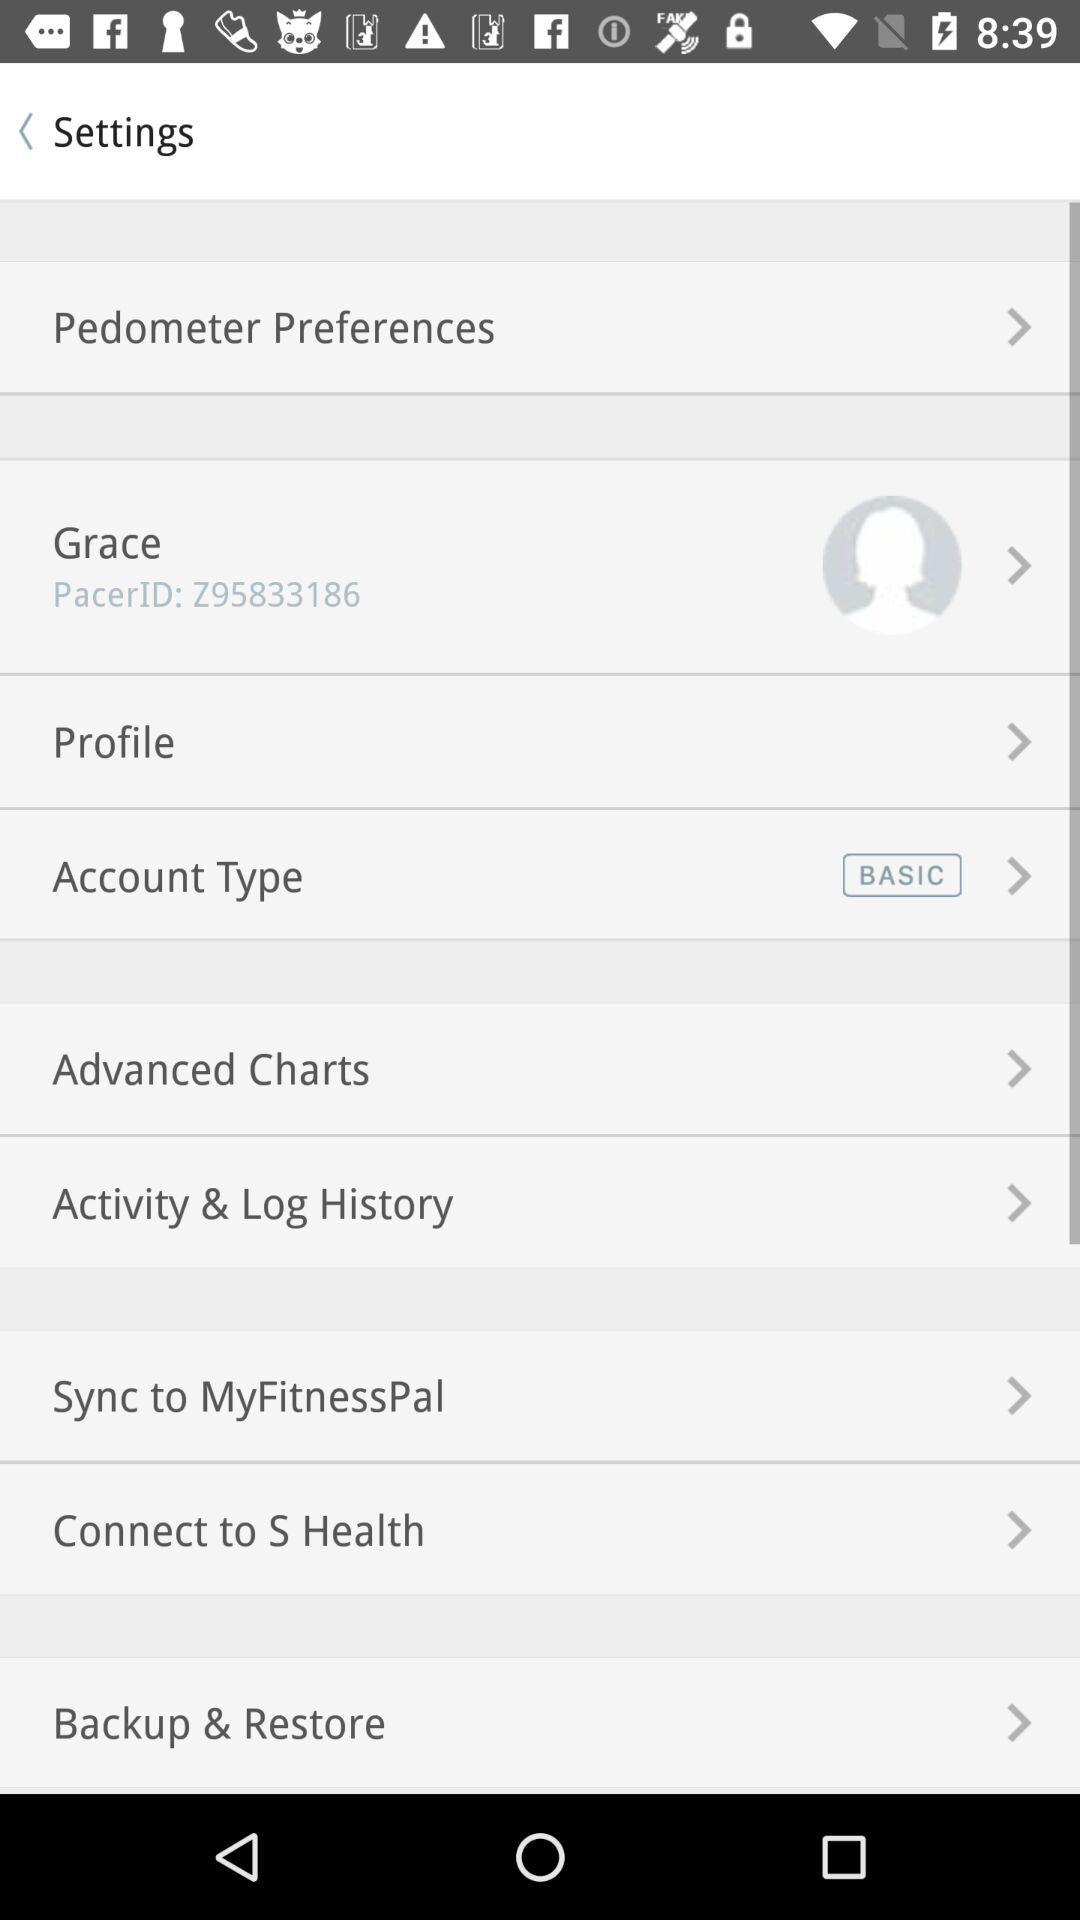 Image resolution: width=1080 pixels, height=1920 pixels. What do you see at coordinates (246, 326) in the screenshot?
I see `the pedometer preferences` at bounding box center [246, 326].